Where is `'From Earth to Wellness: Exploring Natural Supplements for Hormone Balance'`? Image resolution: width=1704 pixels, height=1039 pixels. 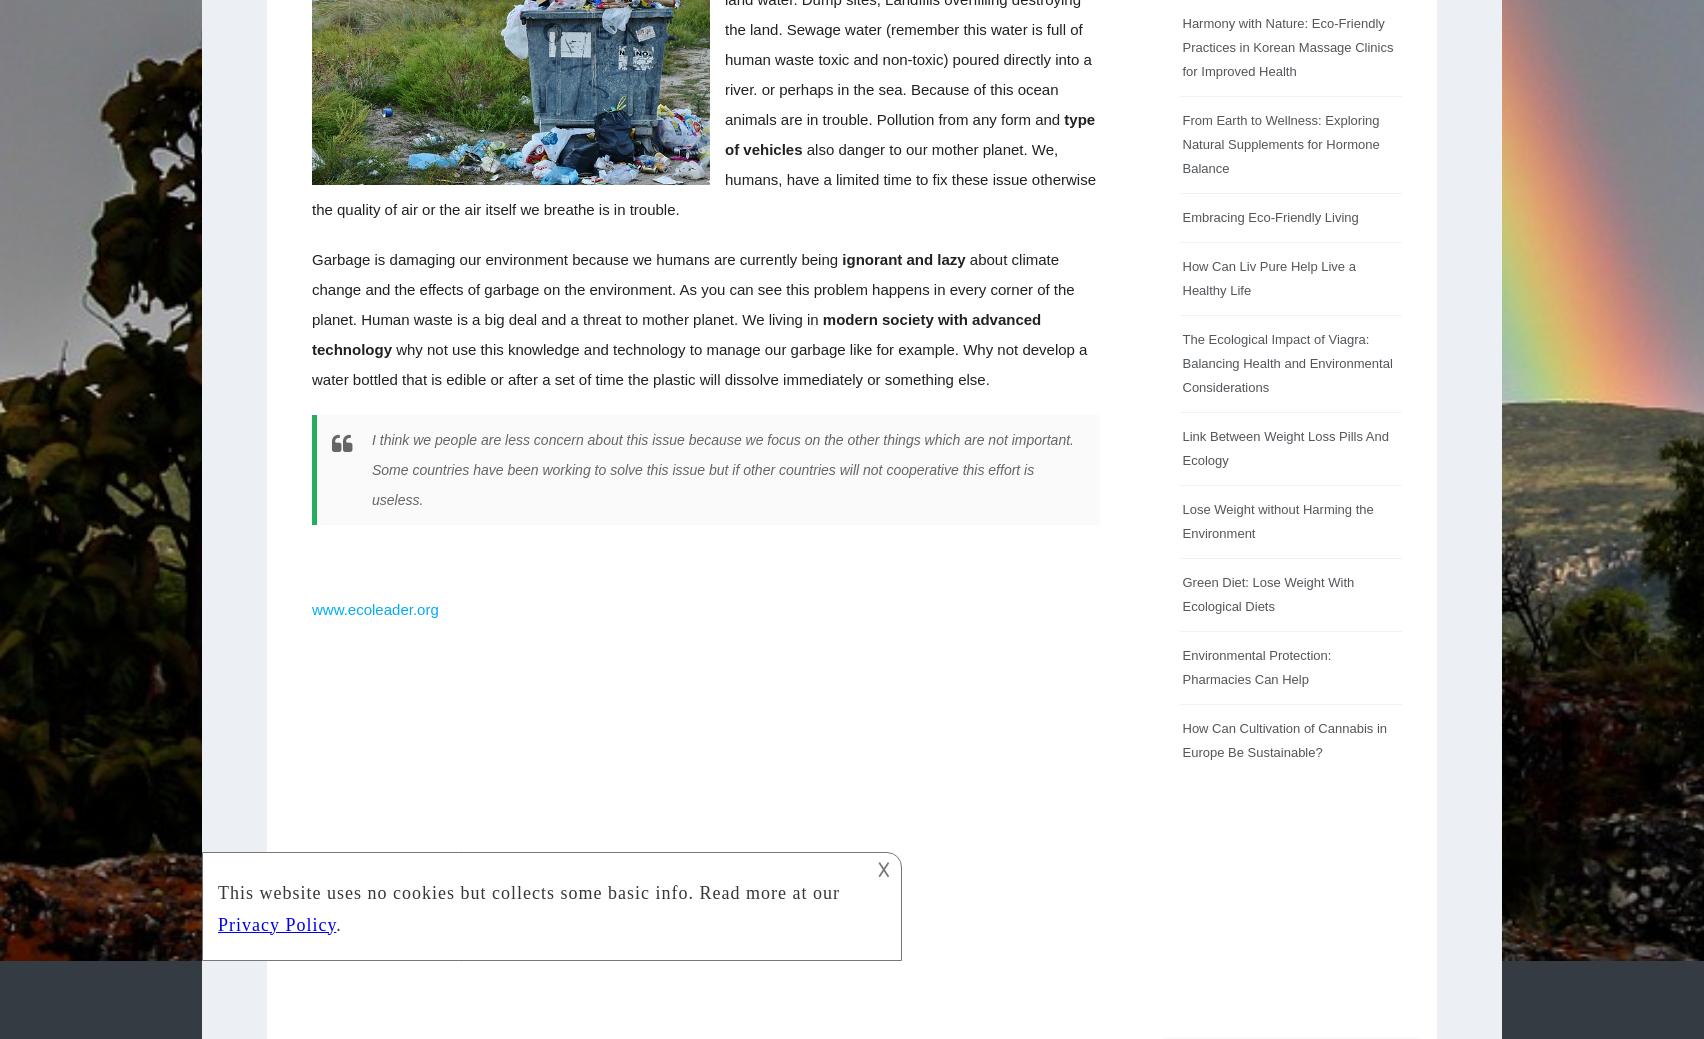
'From Earth to Wellness: Exploring Natural Supplements for Hormone Balance' is located at coordinates (1280, 143).